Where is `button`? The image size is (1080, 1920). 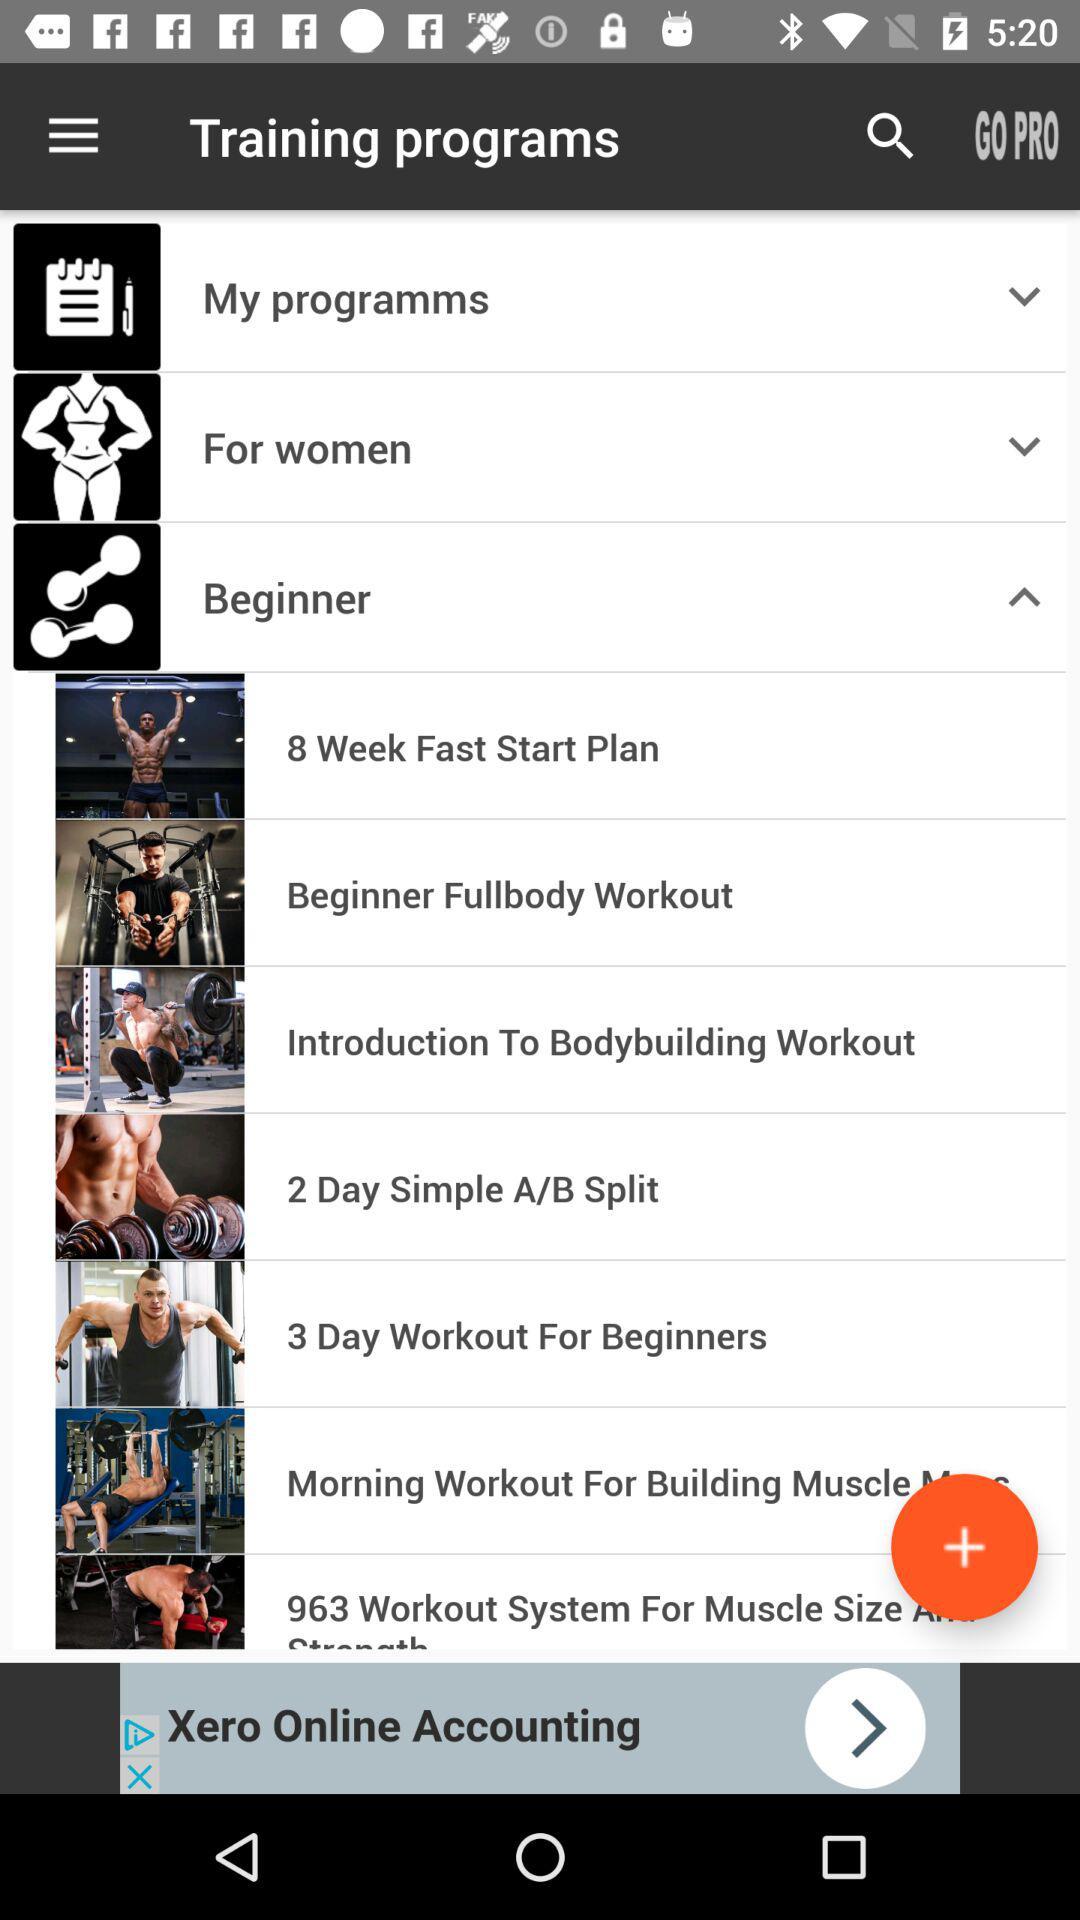 button is located at coordinates (963, 1546).